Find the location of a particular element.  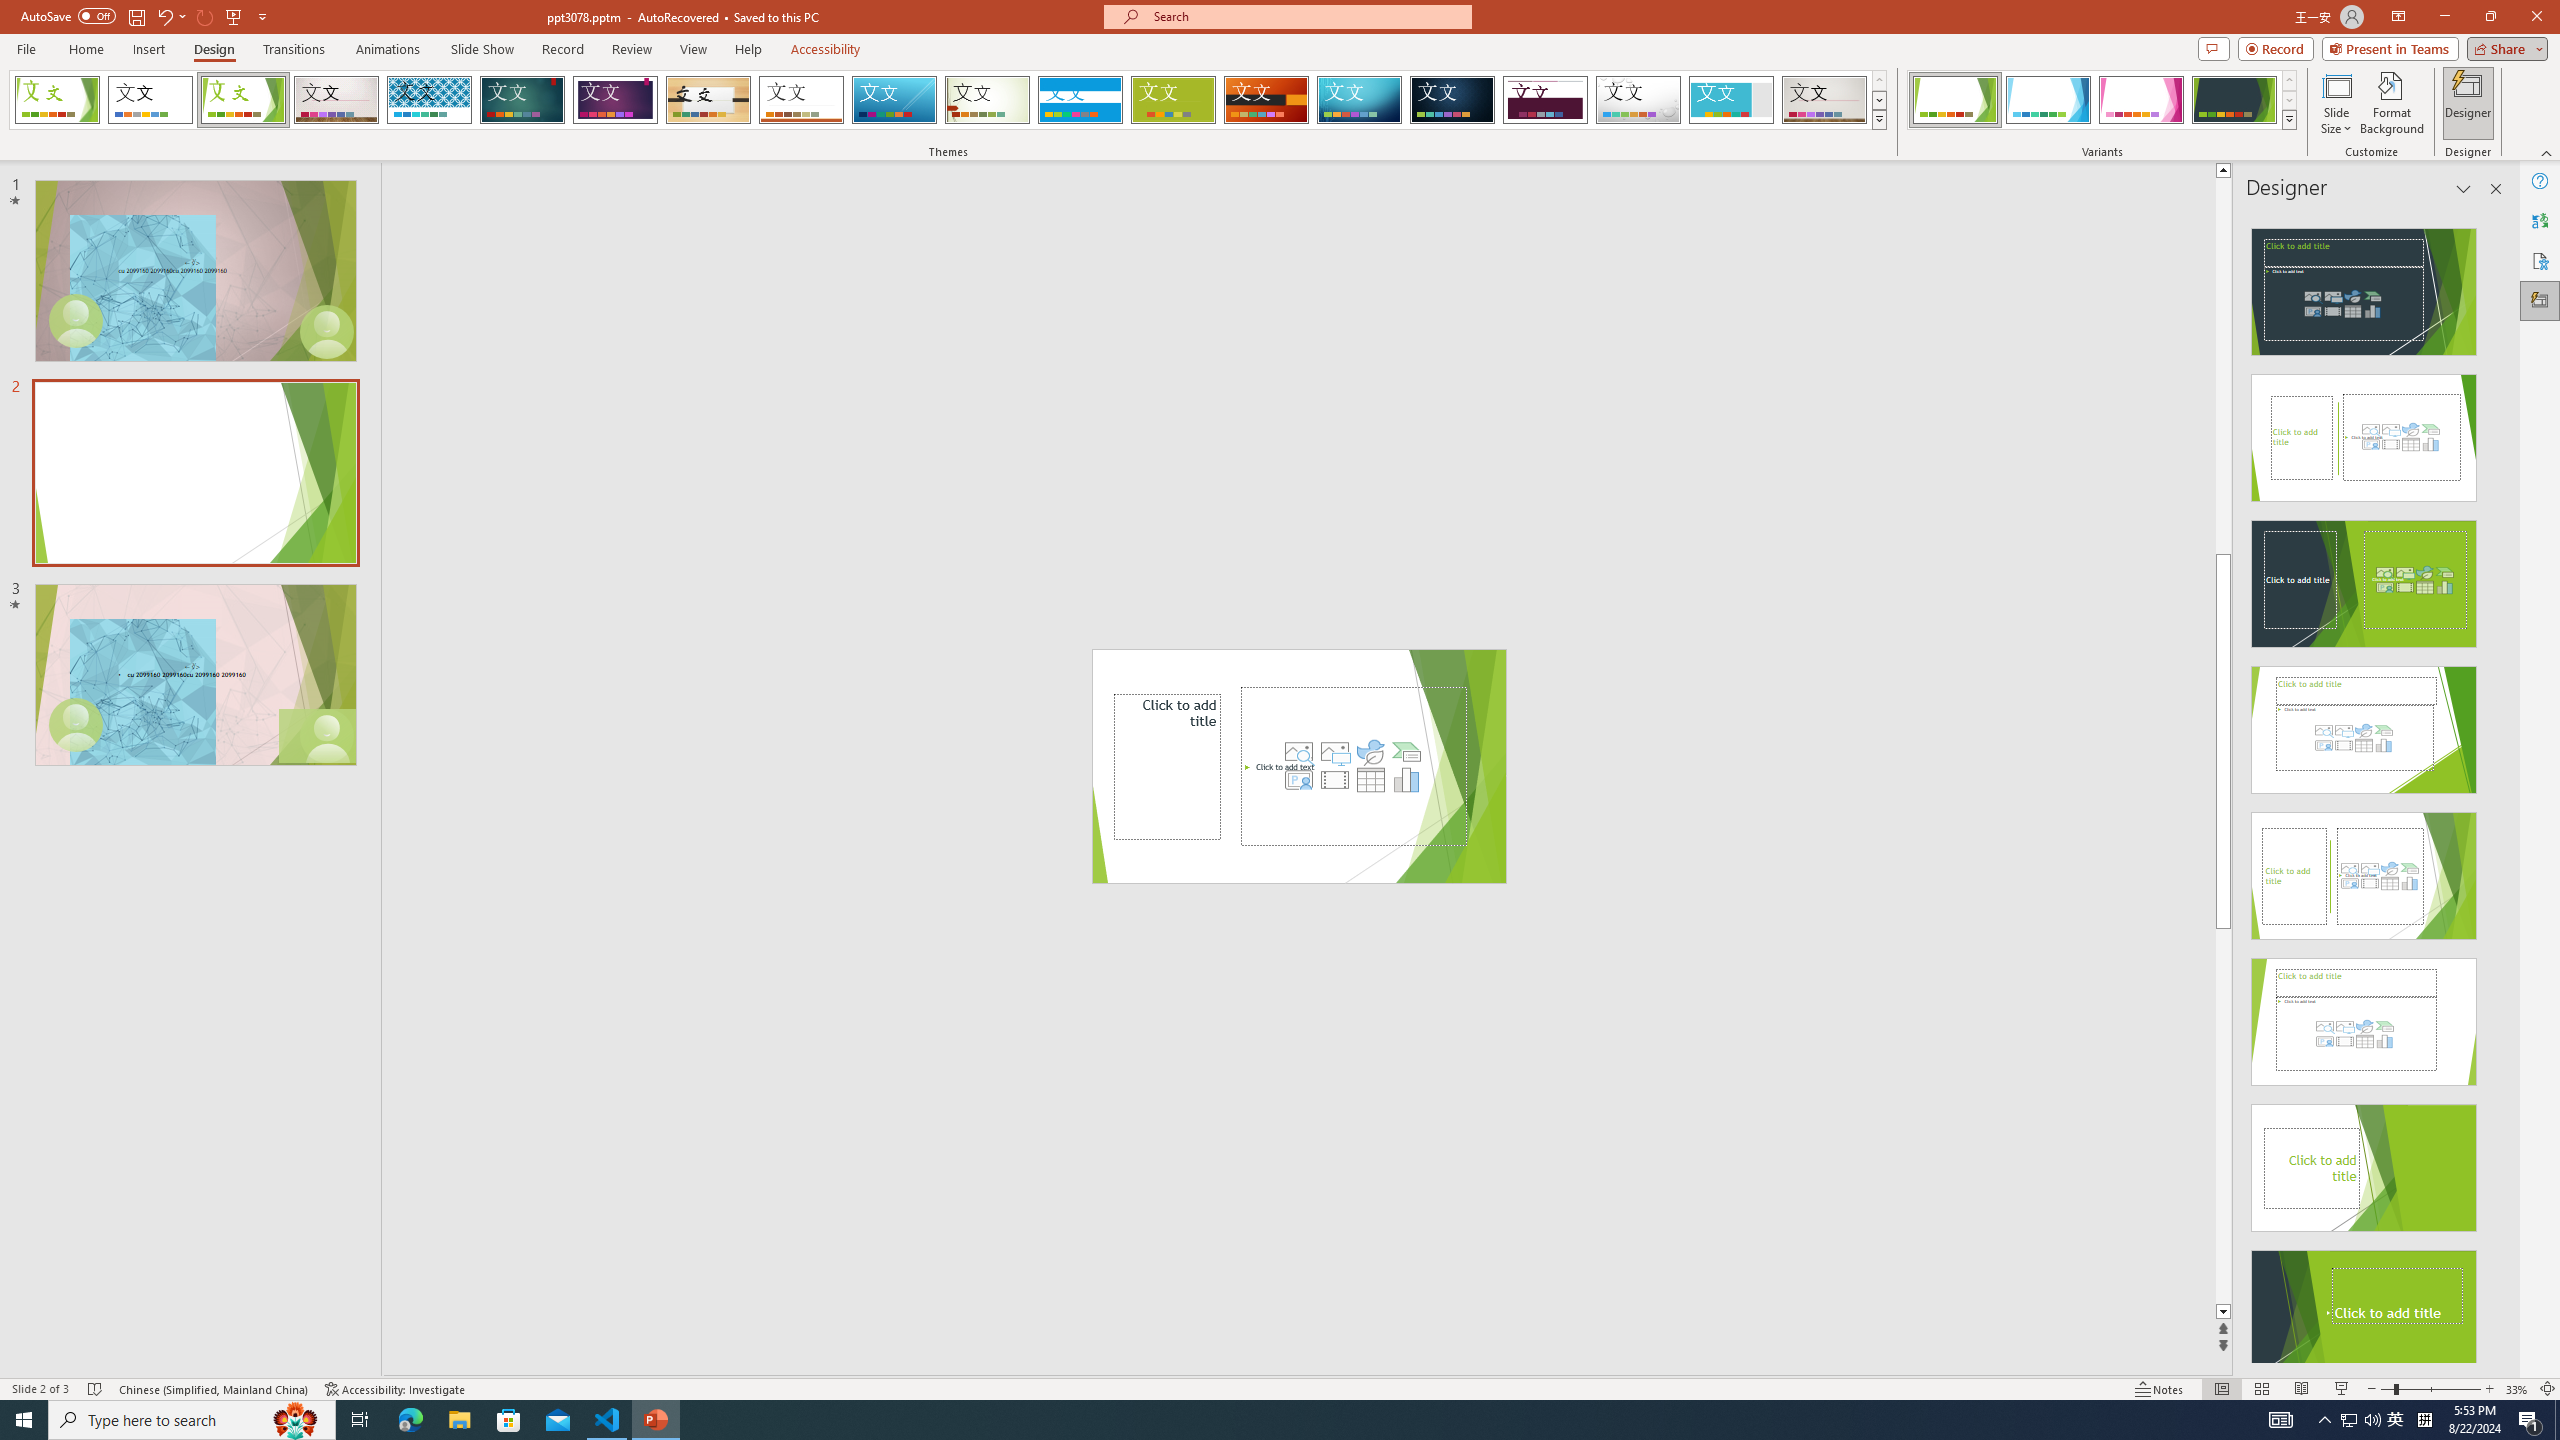

'Insert a SmartArt Graphic' is located at coordinates (1406, 750).